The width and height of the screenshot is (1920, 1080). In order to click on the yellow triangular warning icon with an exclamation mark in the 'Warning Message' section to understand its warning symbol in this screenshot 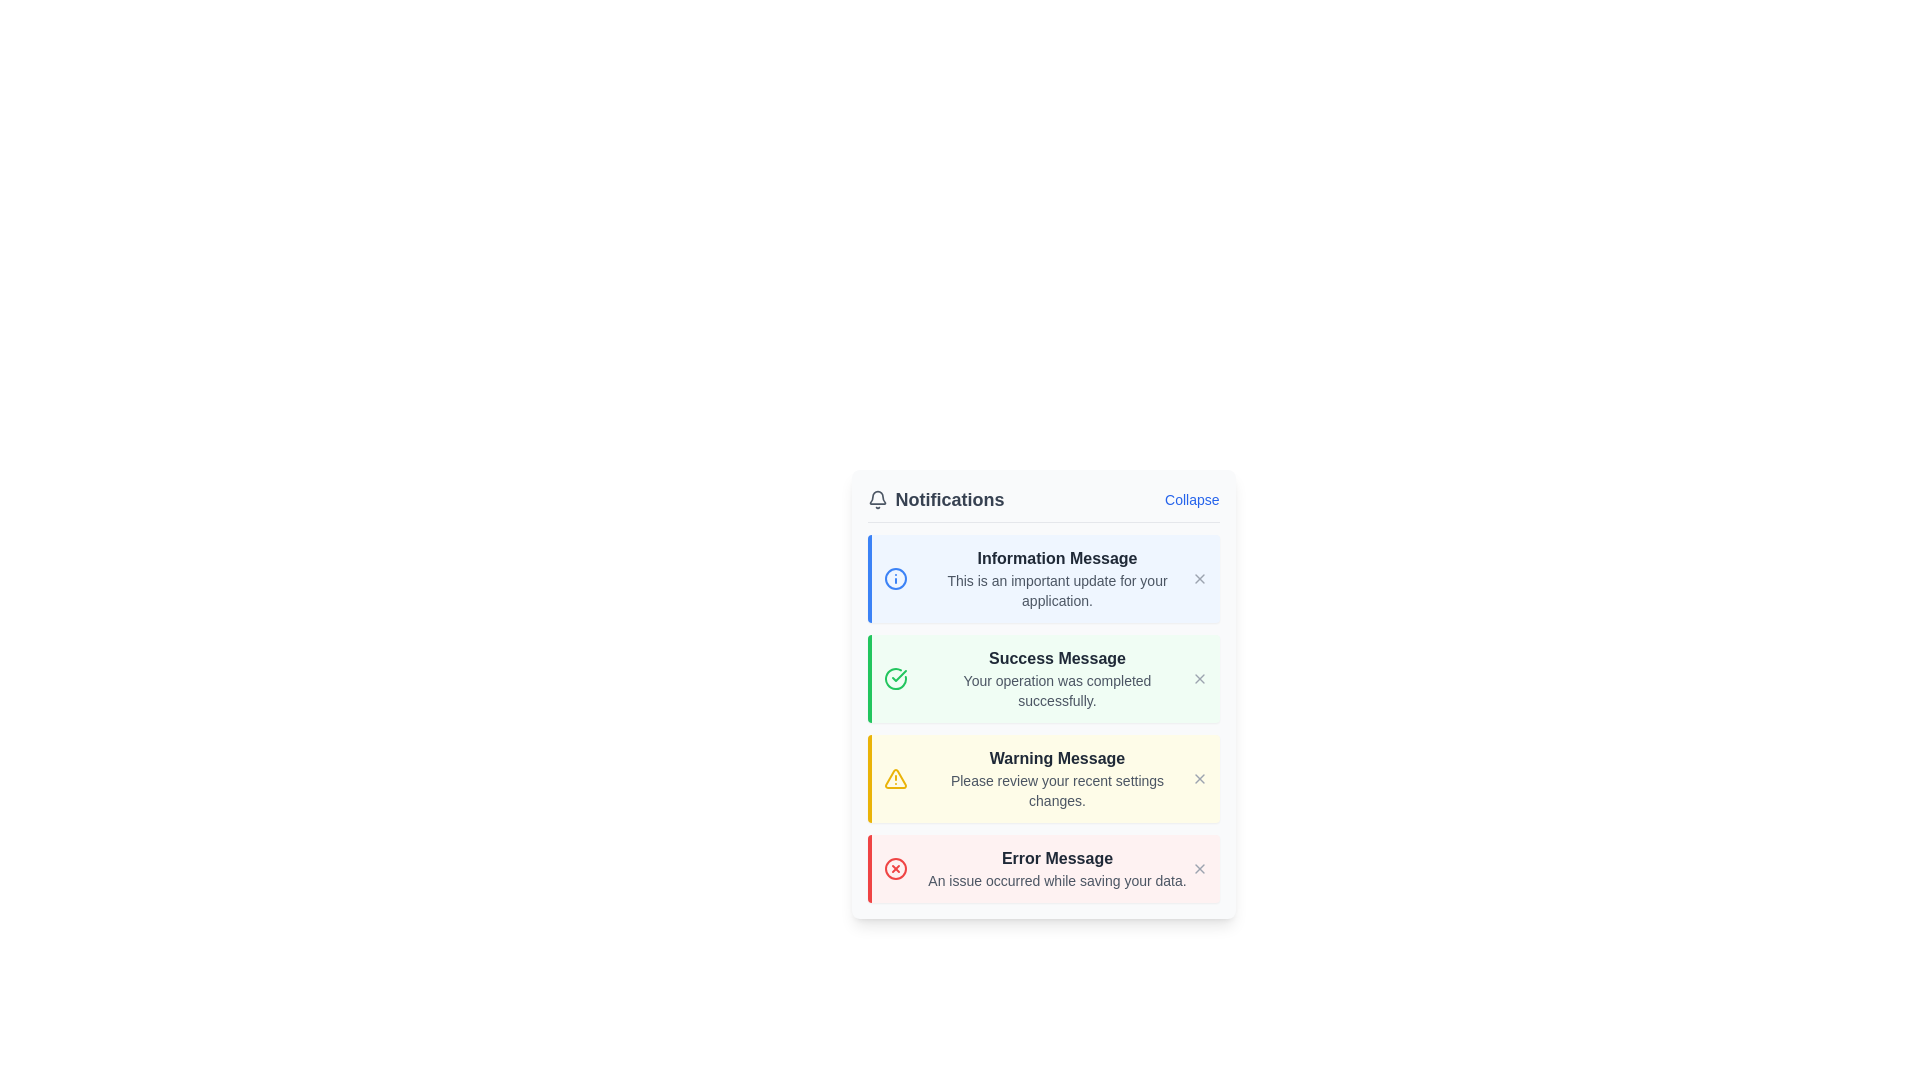, I will do `click(894, 778)`.